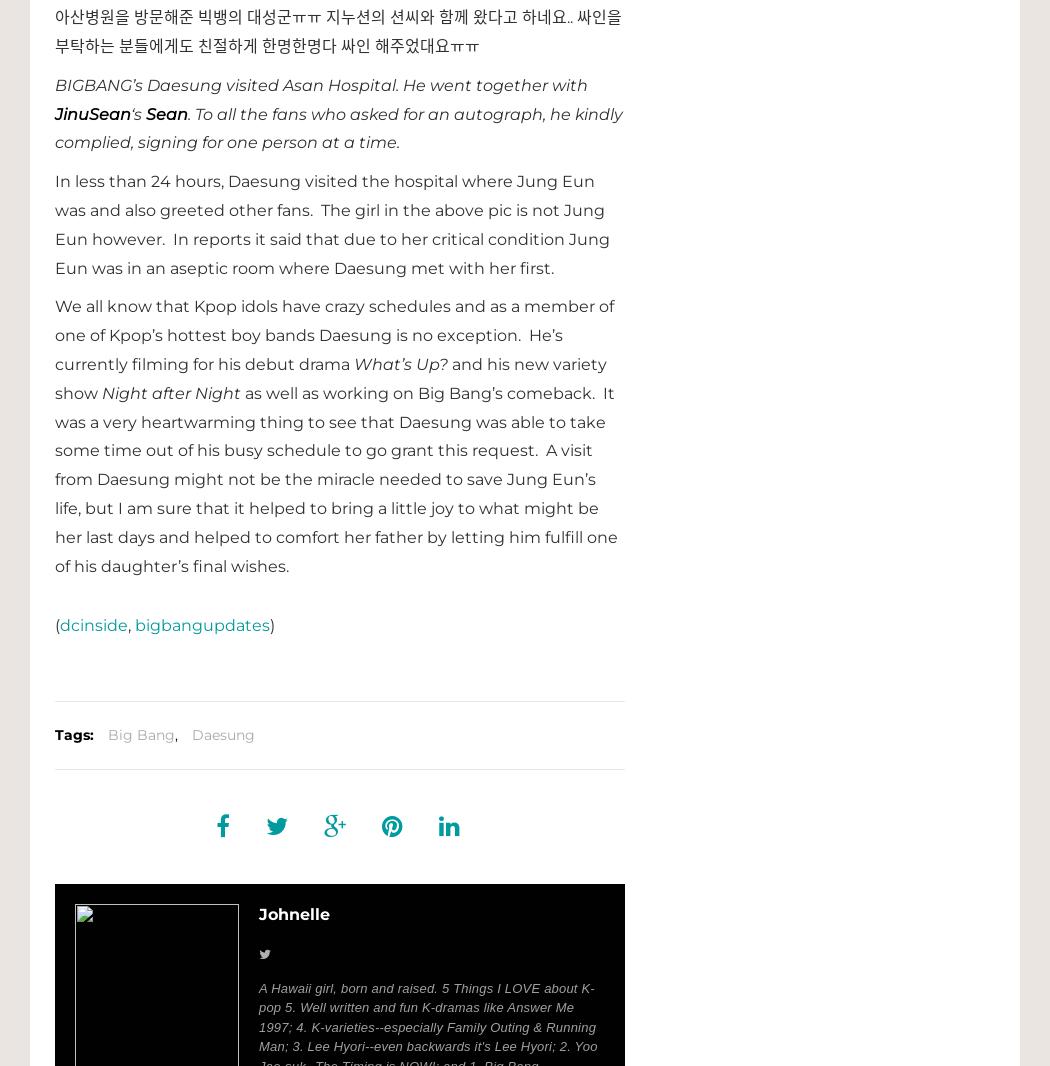  What do you see at coordinates (169, 392) in the screenshot?
I see `'Night after Night'` at bounding box center [169, 392].